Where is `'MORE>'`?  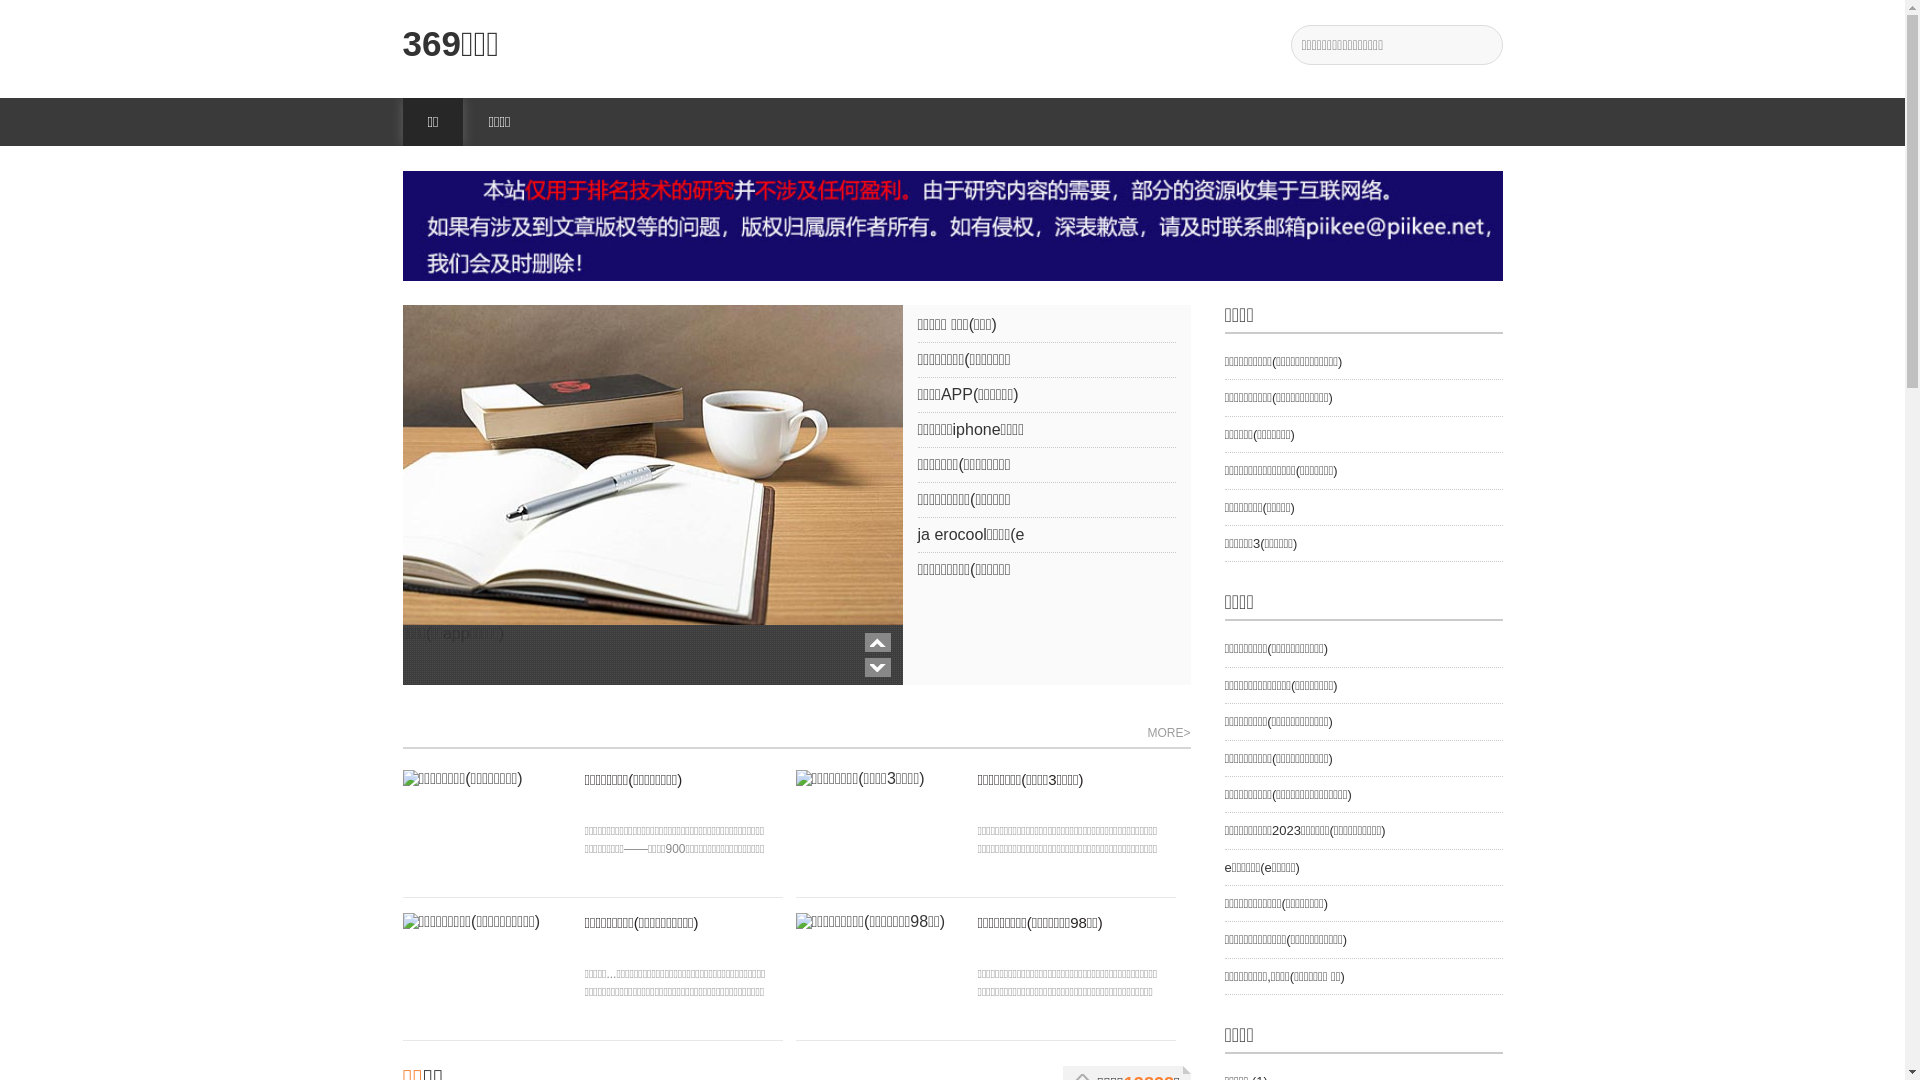
'MORE>' is located at coordinates (1168, 733).